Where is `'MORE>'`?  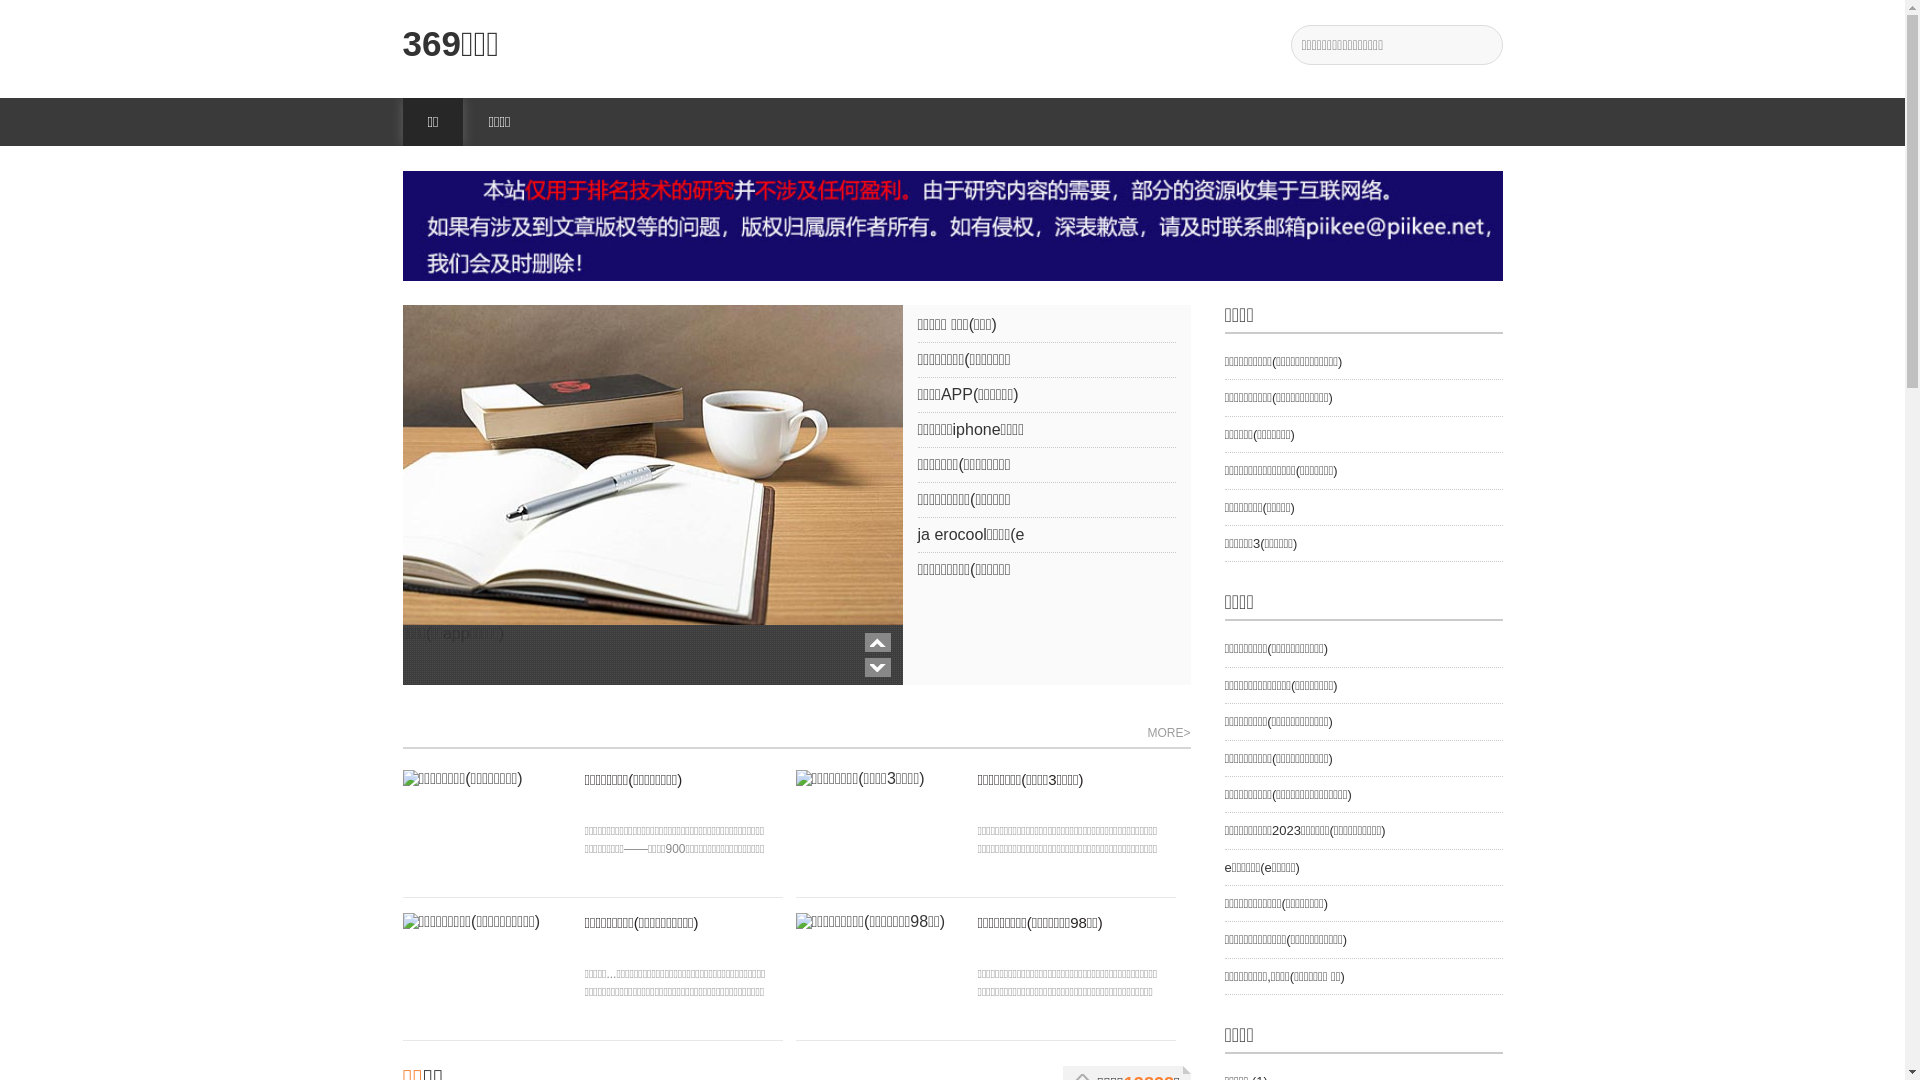
'MORE>' is located at coordinates (1168, 733).